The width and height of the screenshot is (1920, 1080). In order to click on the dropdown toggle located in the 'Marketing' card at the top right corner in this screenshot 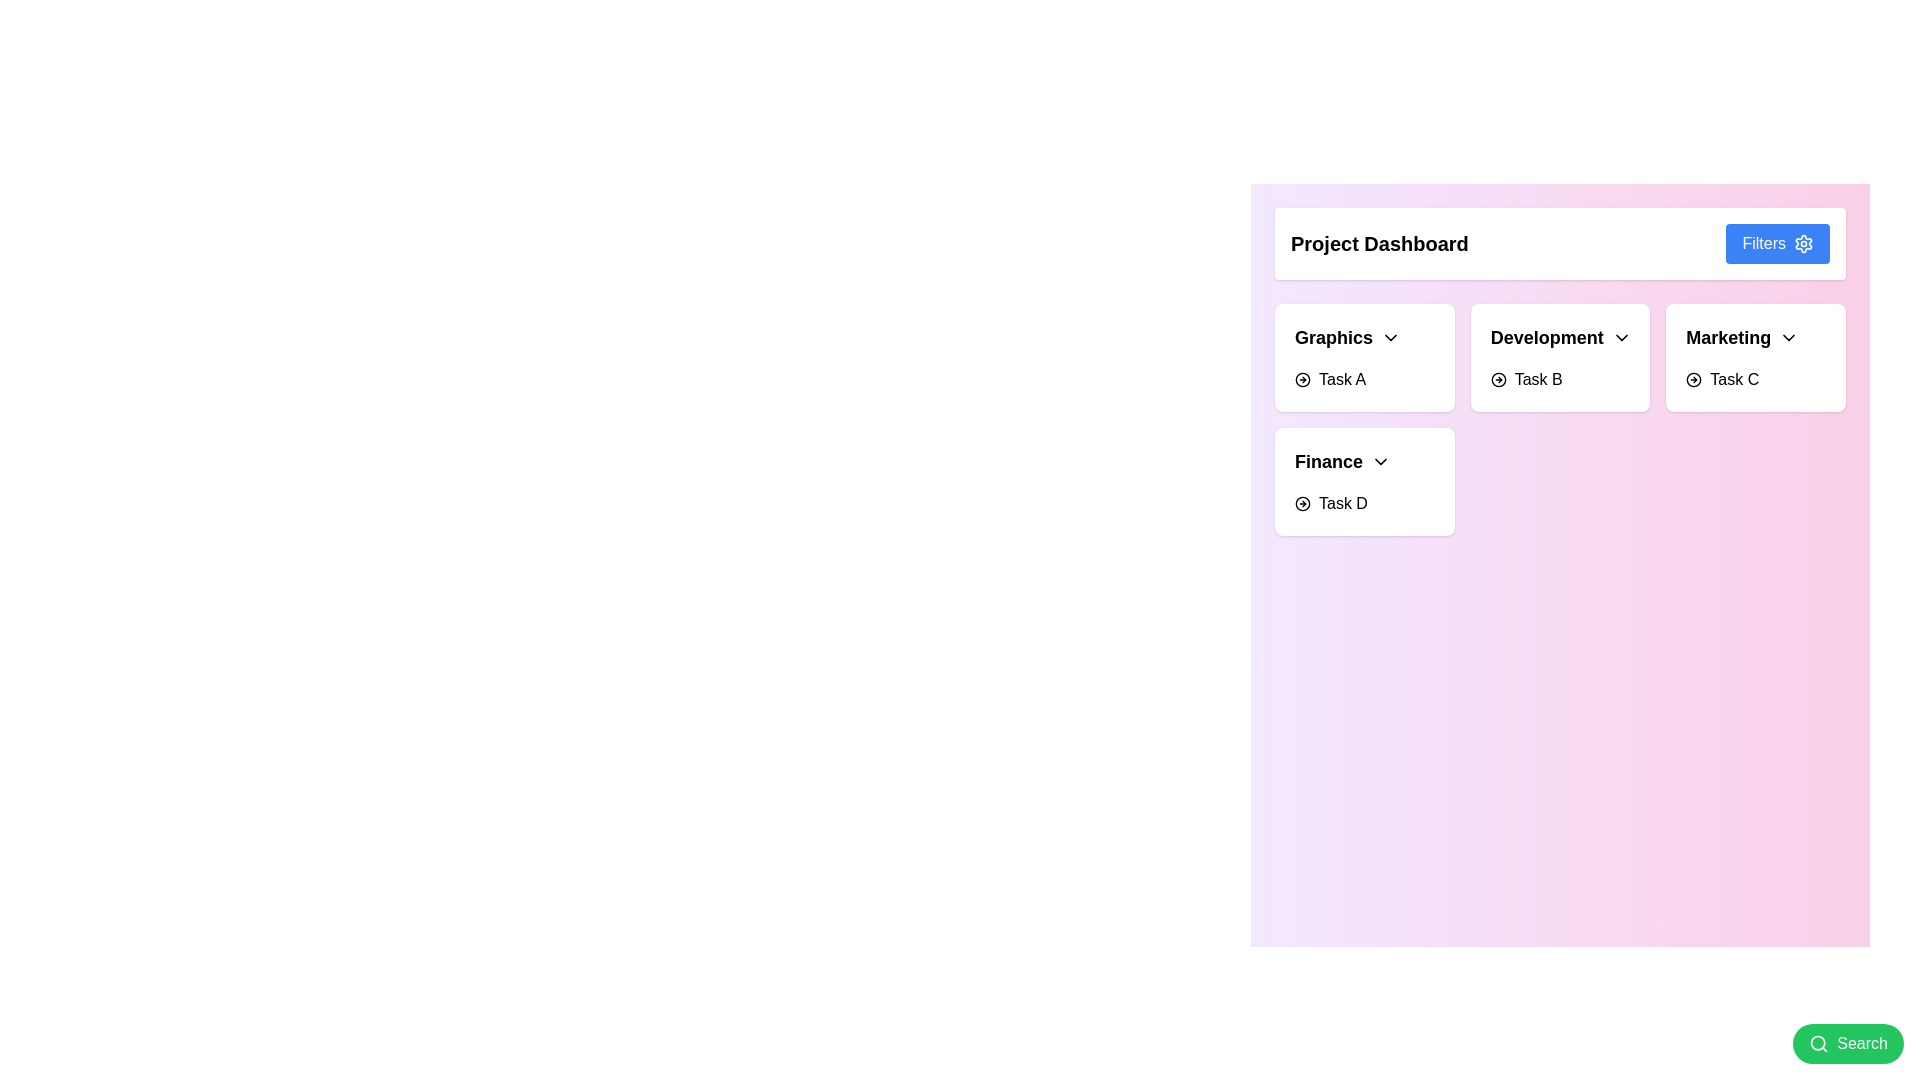, I will do `click(1741, 337)`.